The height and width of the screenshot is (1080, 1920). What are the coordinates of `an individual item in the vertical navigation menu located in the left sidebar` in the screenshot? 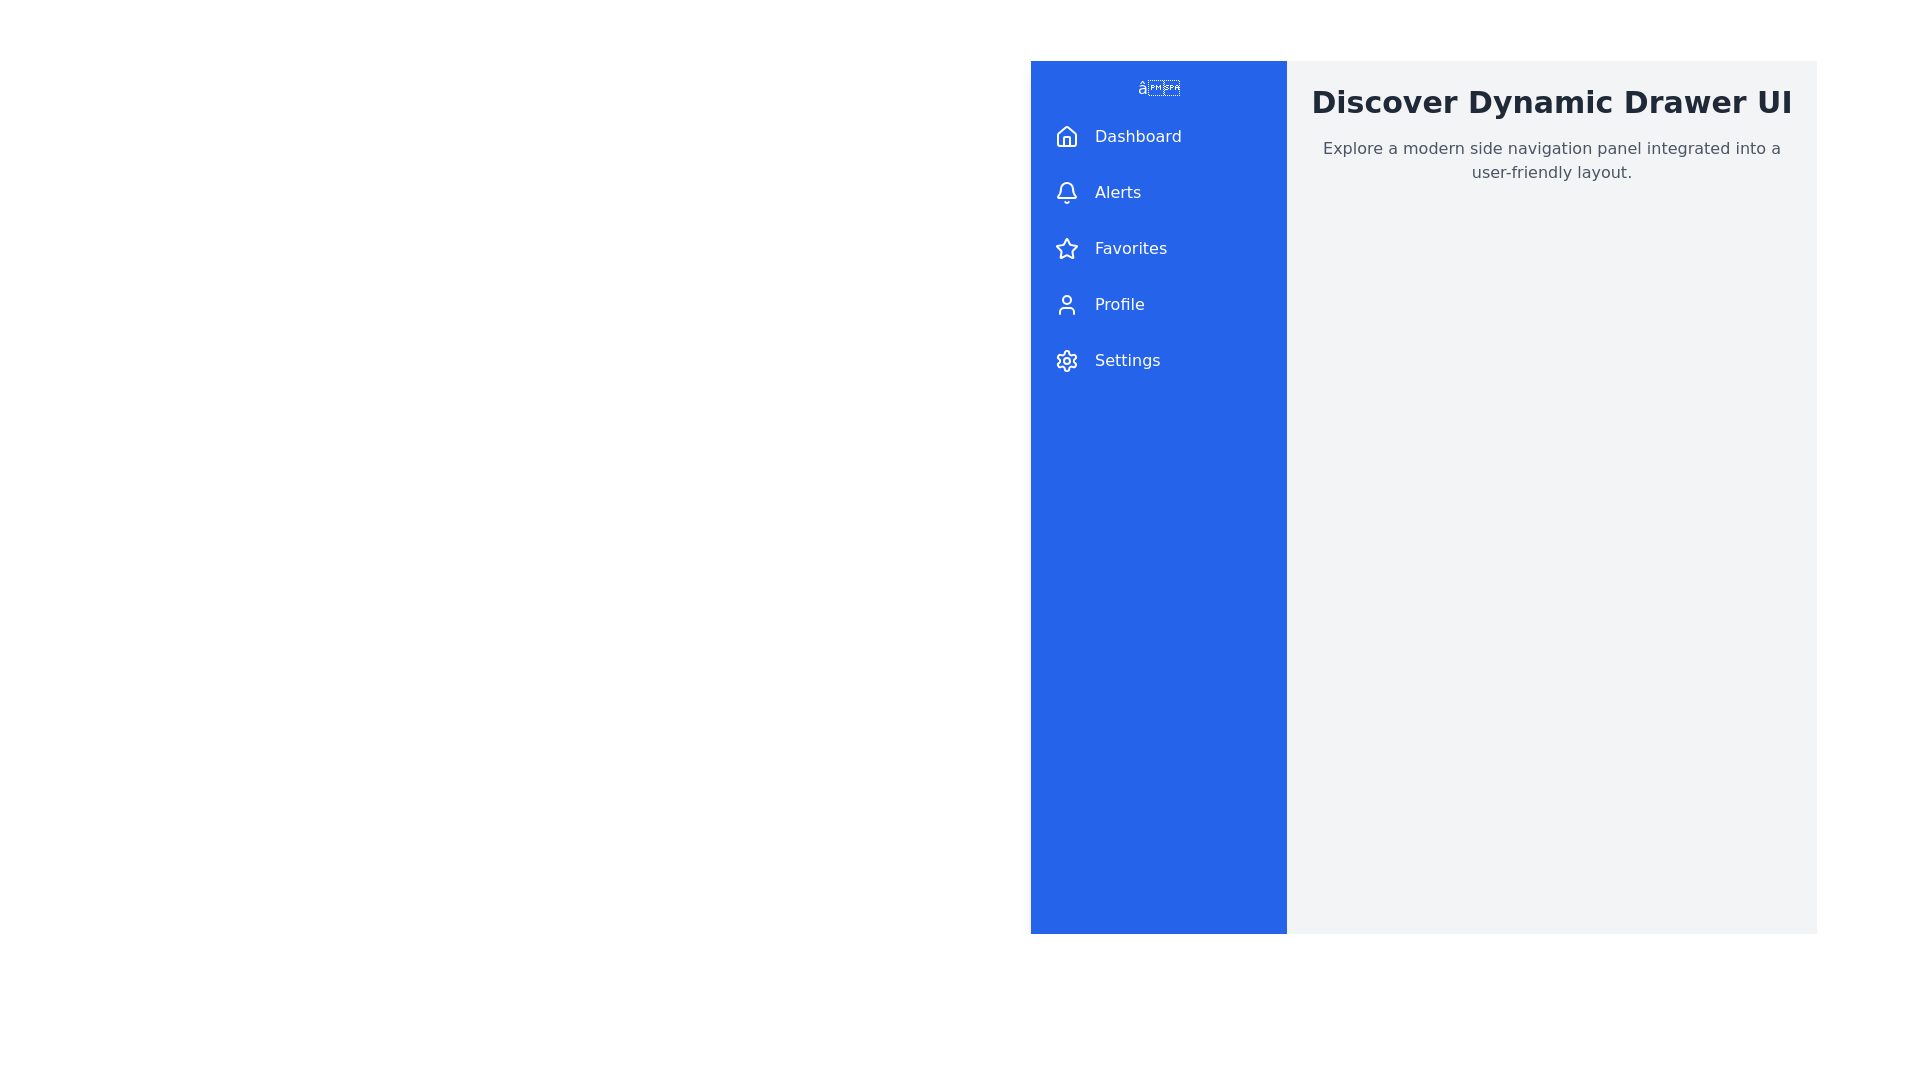 It's located at (1158, 248).